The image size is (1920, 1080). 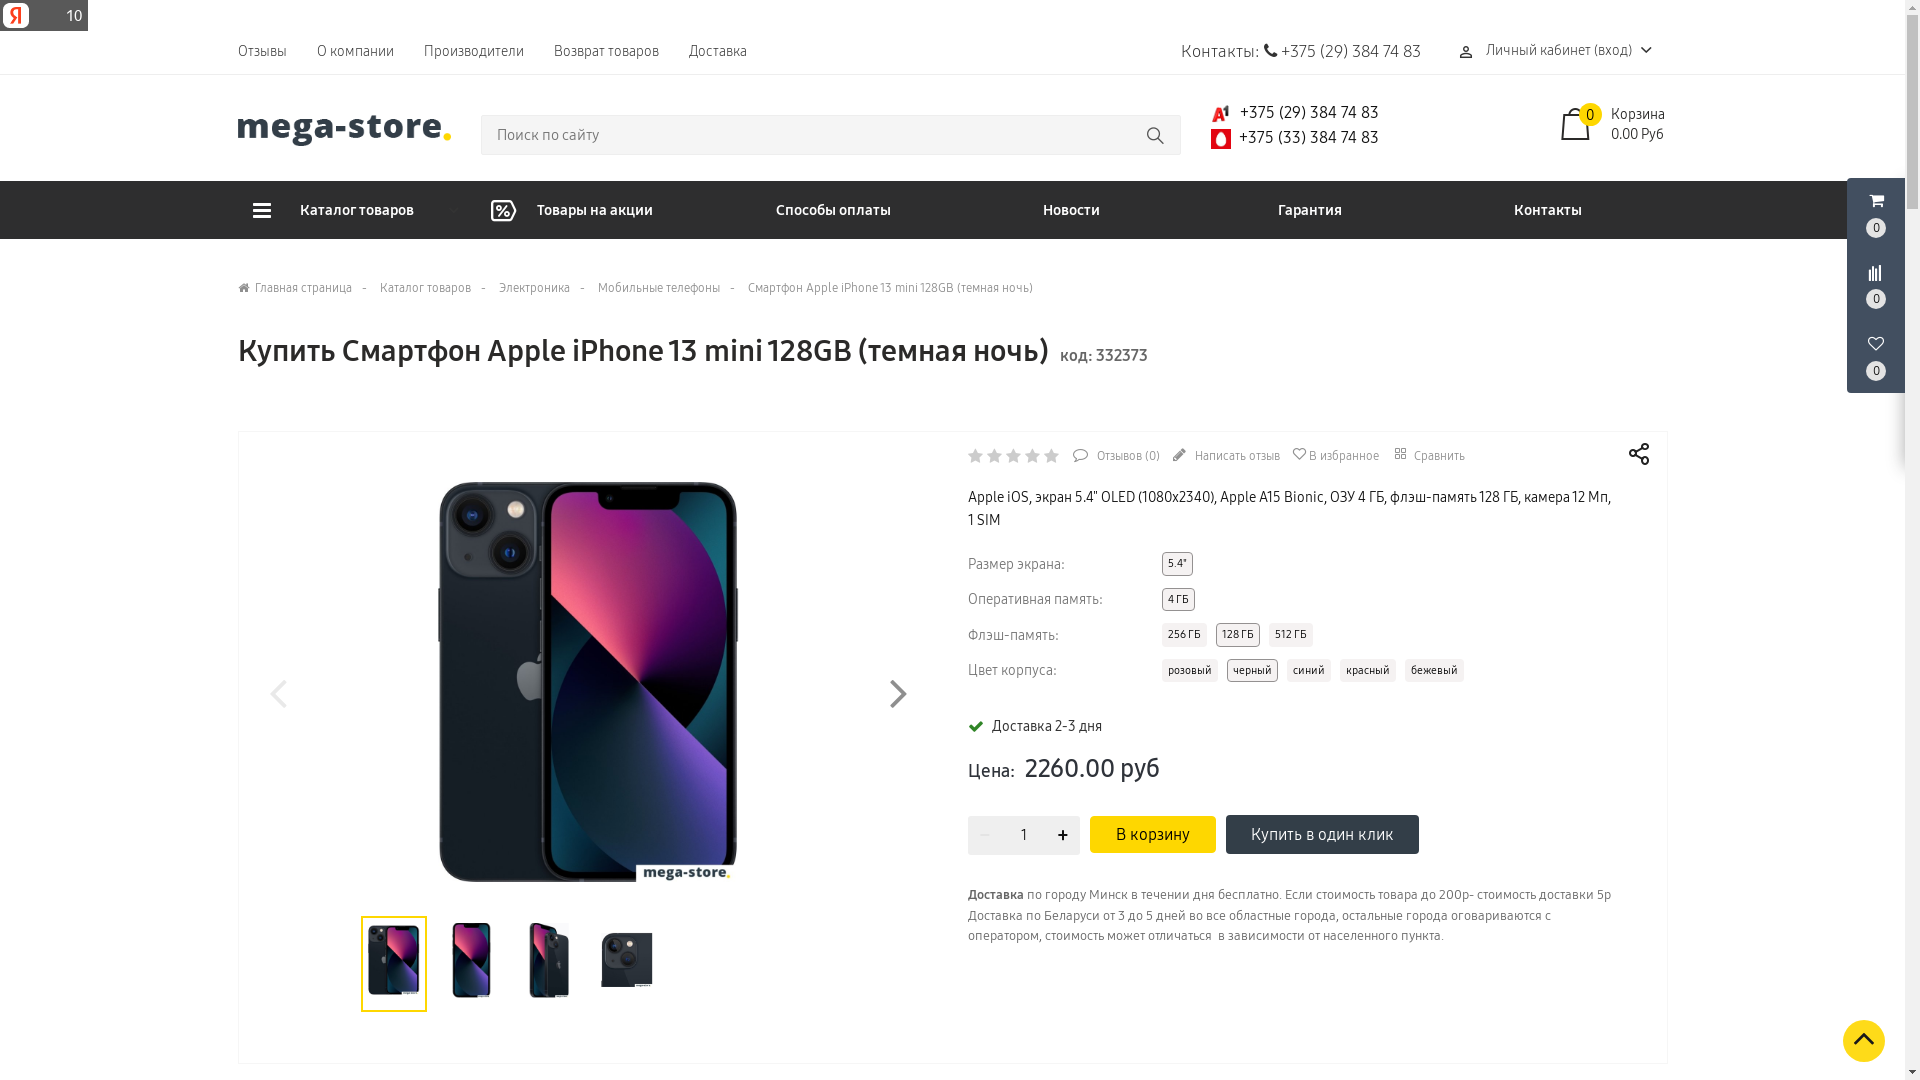 I want to click on '5.4"', so click(x=1161, y=563).